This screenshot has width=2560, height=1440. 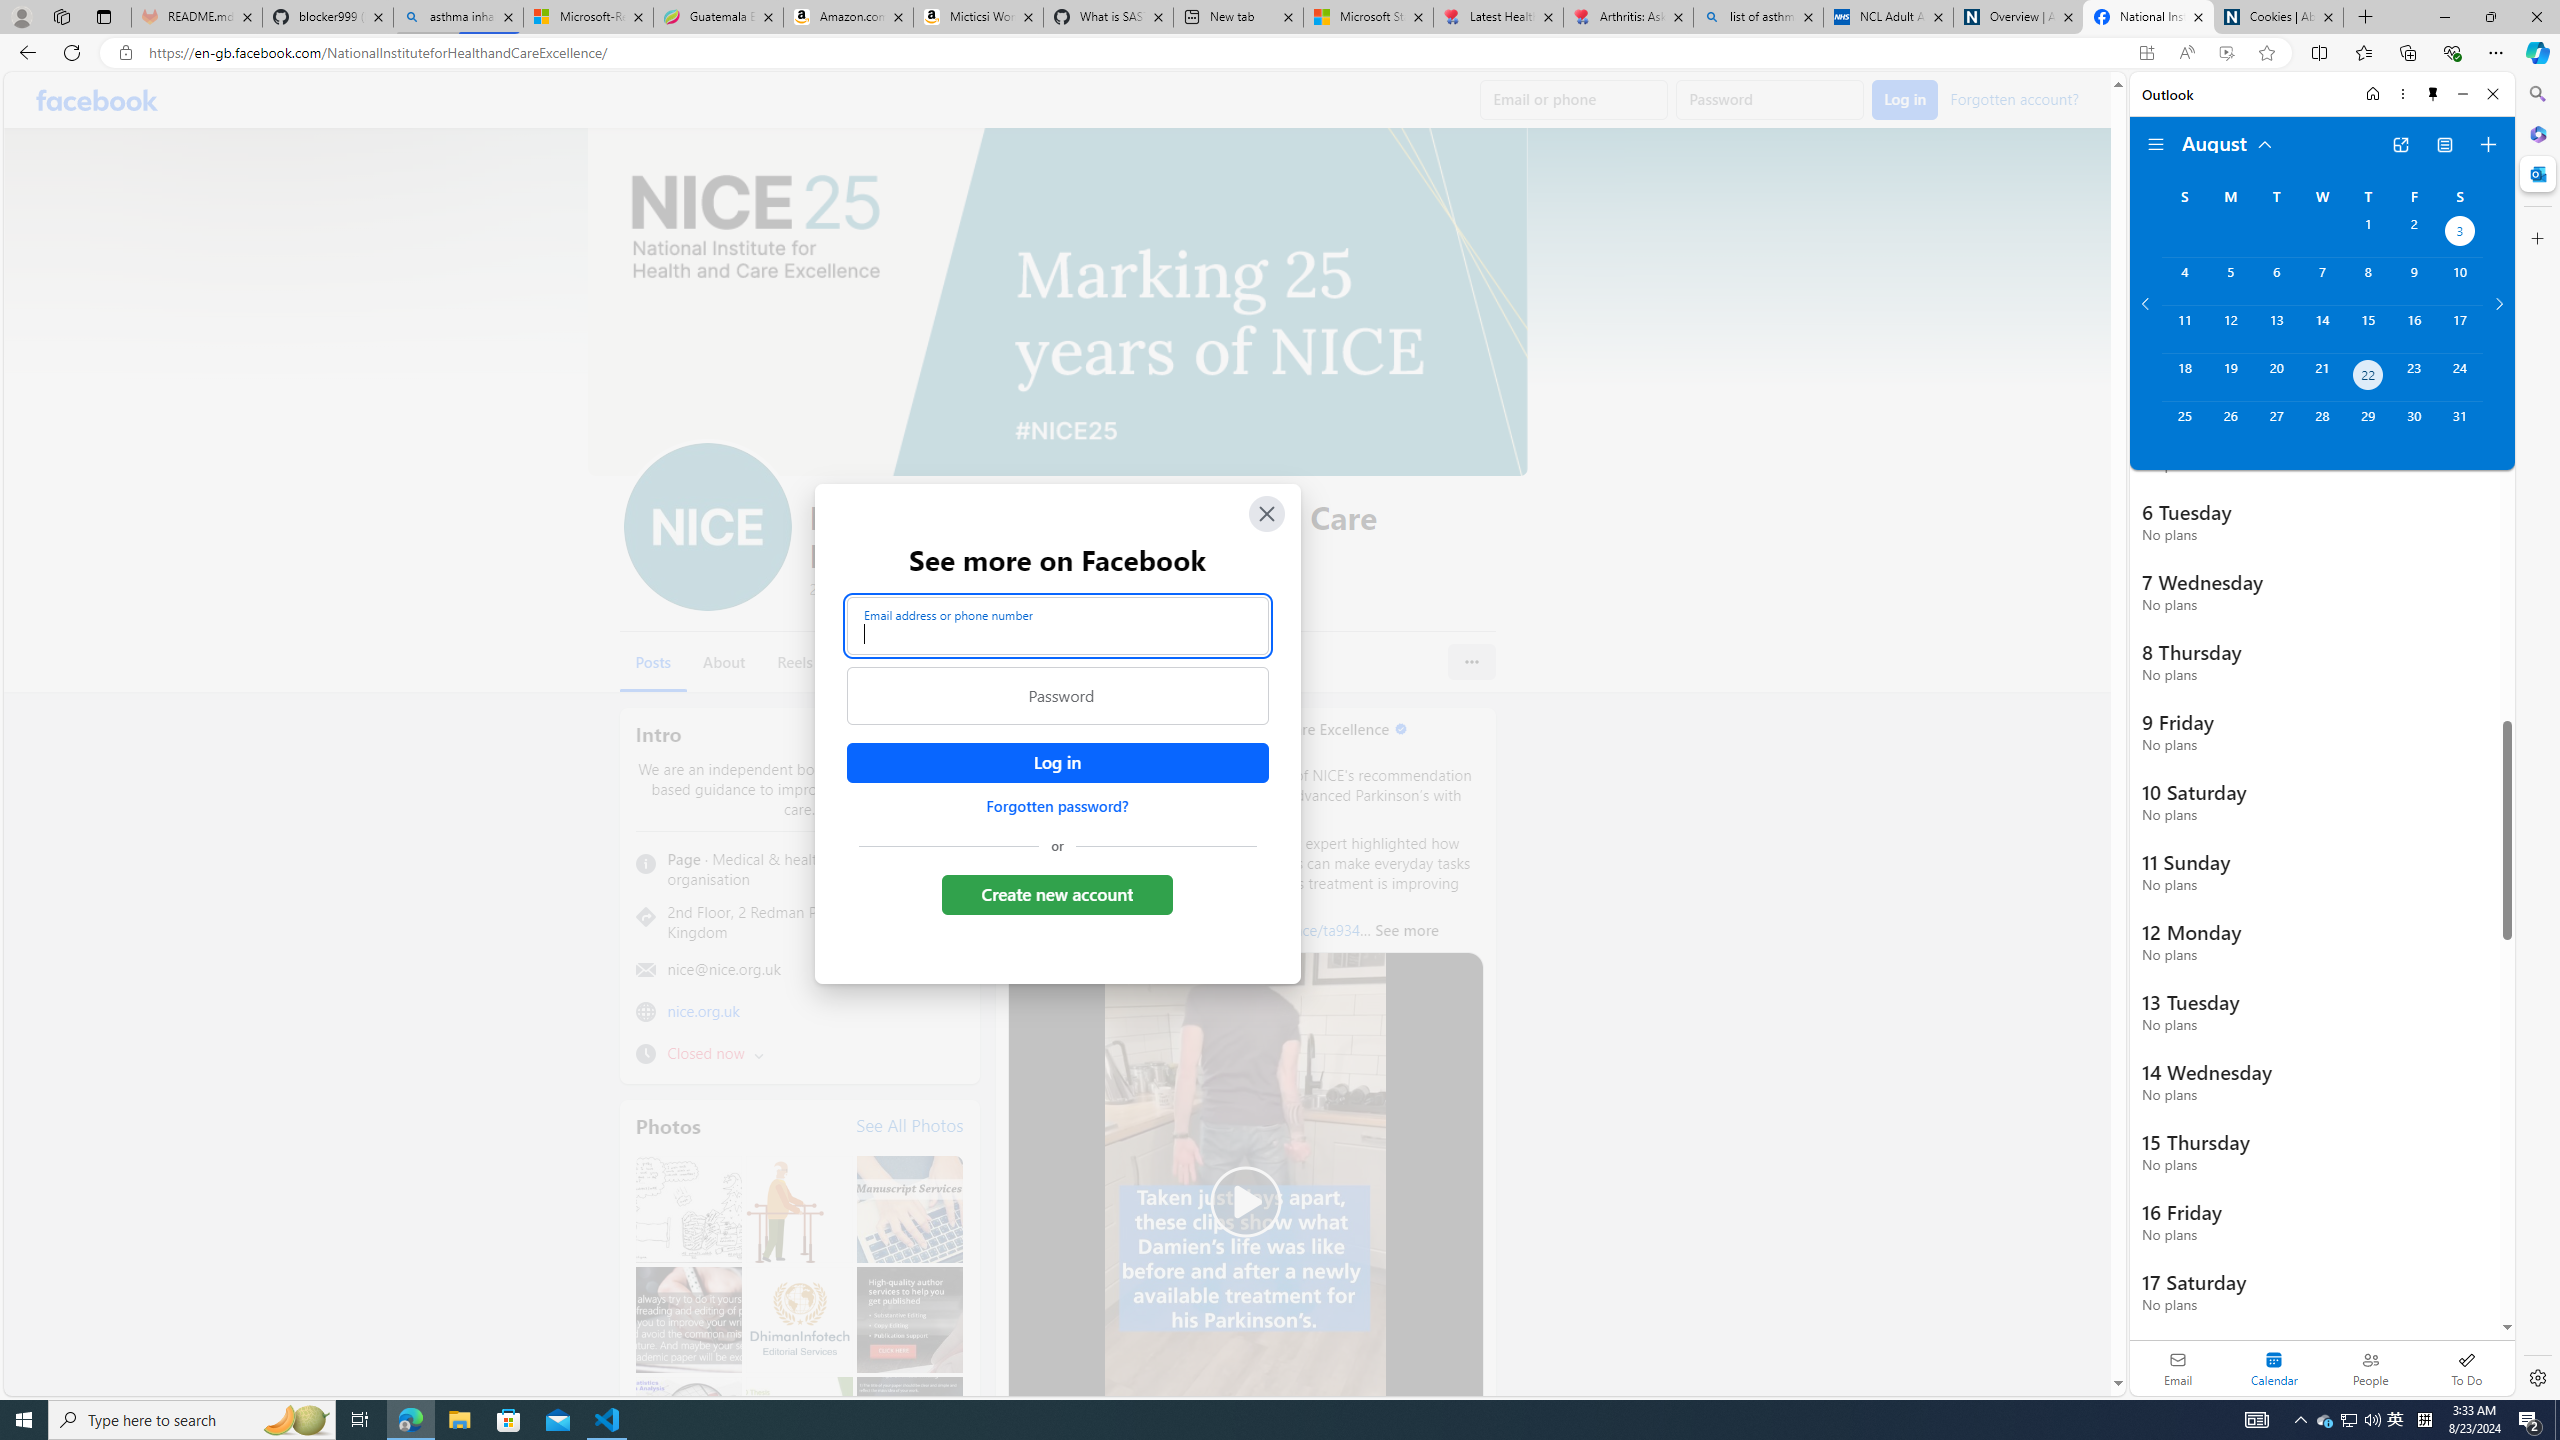 I want to click on 'Monday, August 12, 2024. ', so click(x=2229, y=329).